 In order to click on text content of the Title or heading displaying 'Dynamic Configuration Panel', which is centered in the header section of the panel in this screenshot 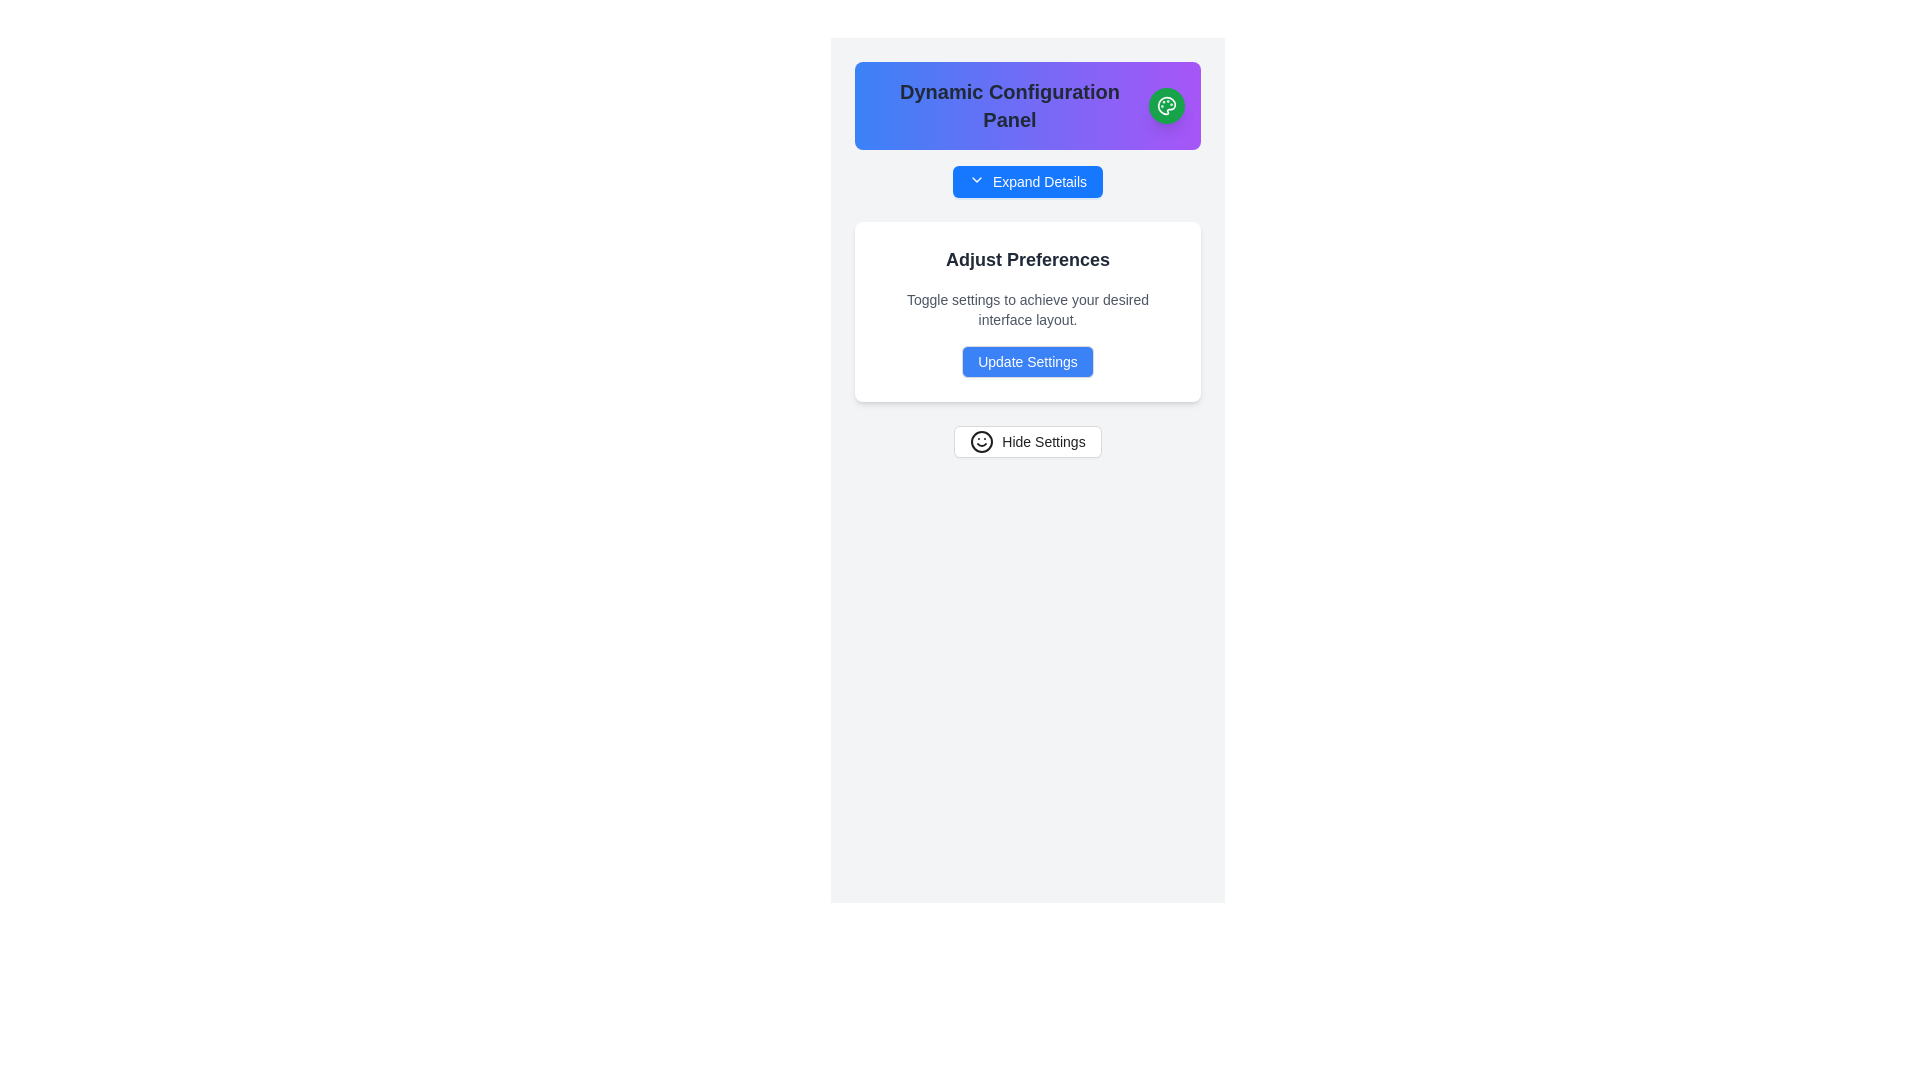, I will do `click(1009, 105)`.